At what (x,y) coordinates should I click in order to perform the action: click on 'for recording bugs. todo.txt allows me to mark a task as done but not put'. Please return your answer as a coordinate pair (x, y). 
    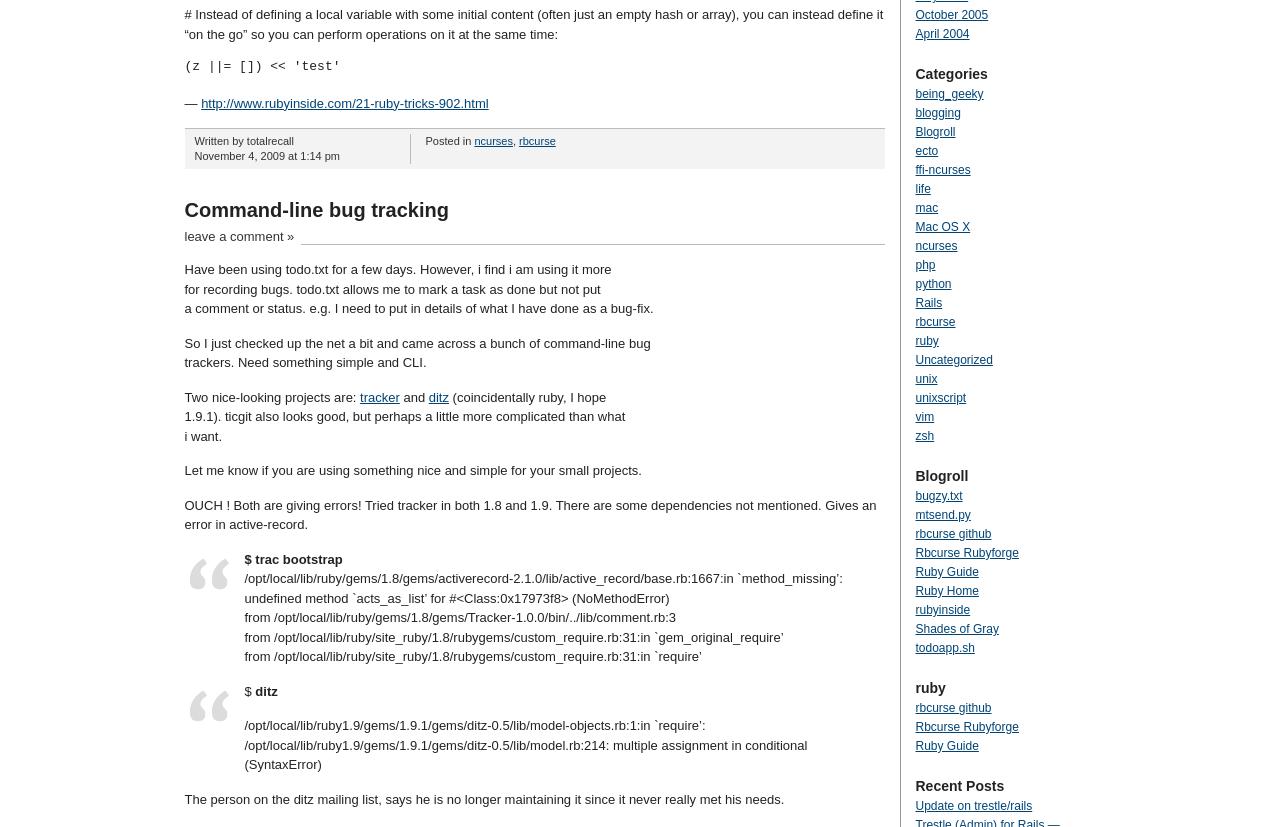
    Looking at the image, I should click on (392, 287).